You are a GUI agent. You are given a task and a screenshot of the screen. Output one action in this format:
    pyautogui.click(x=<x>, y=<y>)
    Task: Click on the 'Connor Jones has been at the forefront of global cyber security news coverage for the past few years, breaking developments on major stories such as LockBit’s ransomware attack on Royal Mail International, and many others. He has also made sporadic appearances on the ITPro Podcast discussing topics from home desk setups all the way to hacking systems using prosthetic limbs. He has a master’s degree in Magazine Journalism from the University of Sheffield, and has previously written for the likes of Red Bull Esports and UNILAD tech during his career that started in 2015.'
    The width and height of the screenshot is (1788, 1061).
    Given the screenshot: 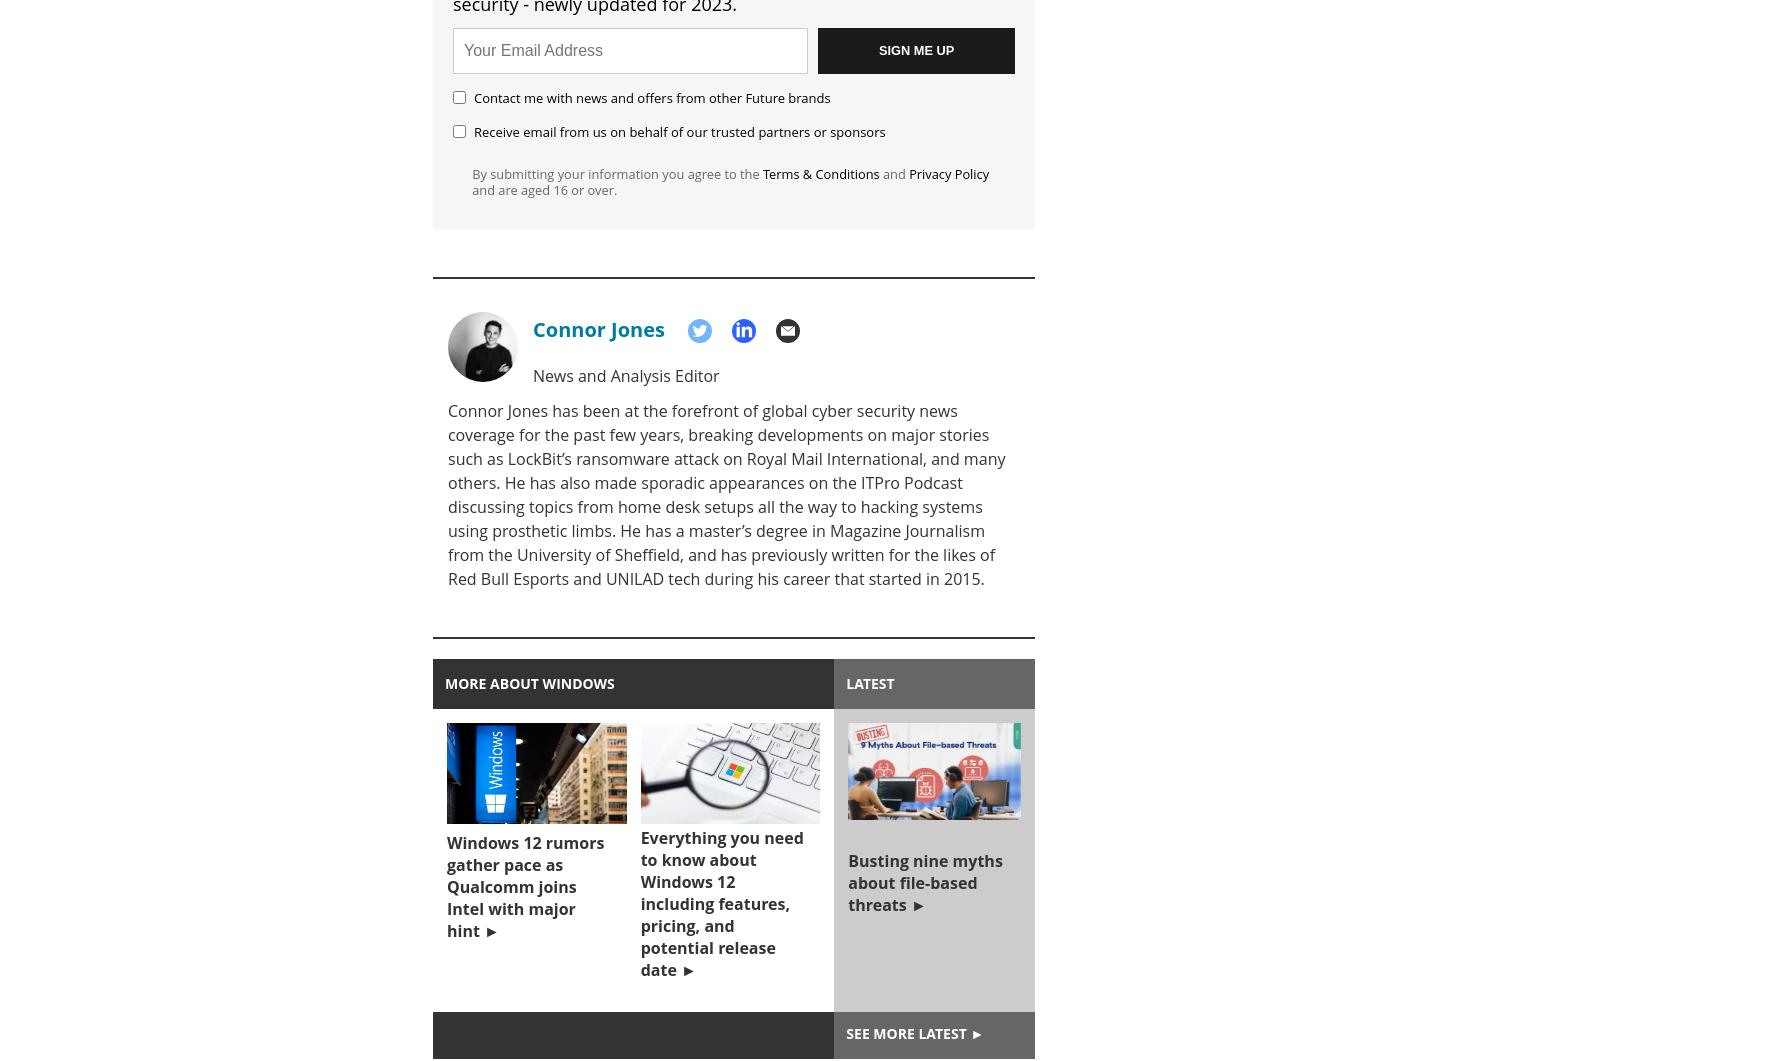 What is the action you would take?
    pyautogui.click(x=725, y=494)
    